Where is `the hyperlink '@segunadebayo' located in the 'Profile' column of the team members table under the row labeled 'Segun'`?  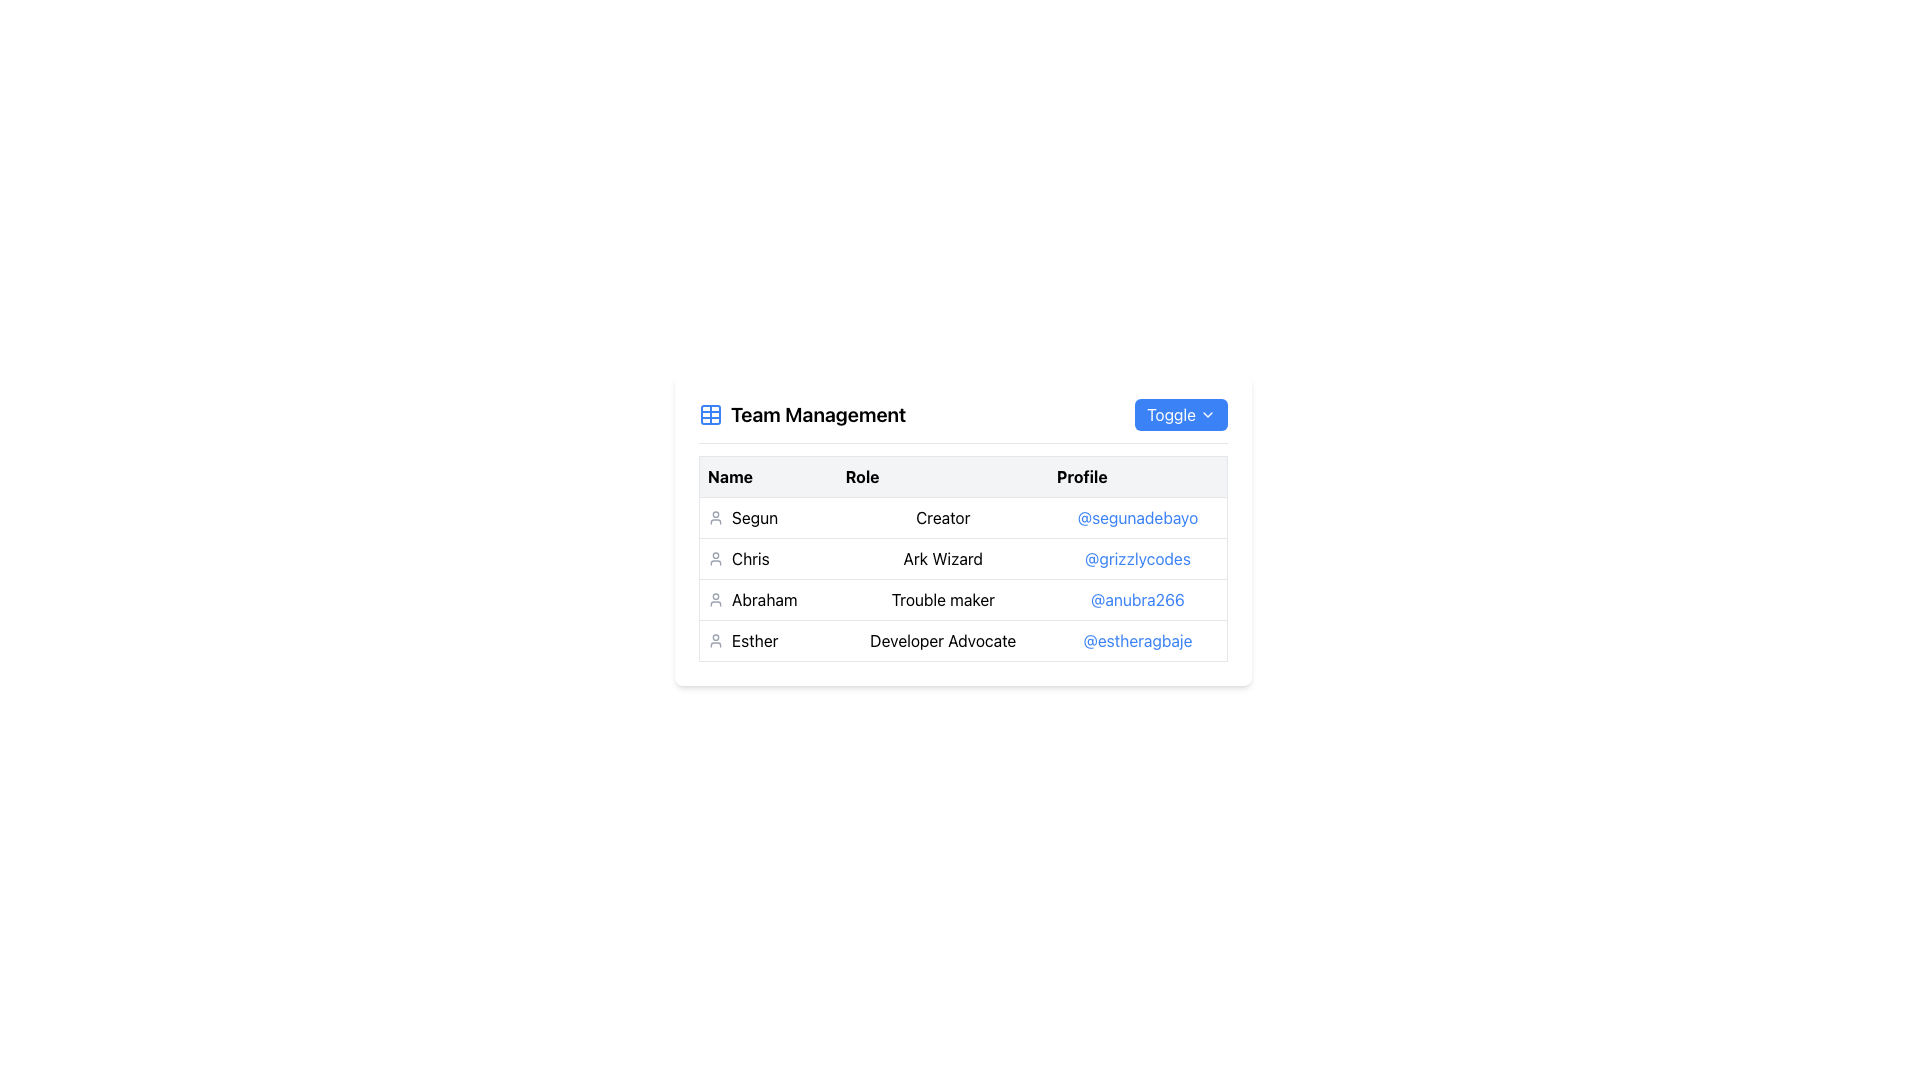 the hyperlink '@segunadebayo' located in the 'Profile' column of the team members table under the row labeled 'Segun' is located at coordinates (1138, 516).